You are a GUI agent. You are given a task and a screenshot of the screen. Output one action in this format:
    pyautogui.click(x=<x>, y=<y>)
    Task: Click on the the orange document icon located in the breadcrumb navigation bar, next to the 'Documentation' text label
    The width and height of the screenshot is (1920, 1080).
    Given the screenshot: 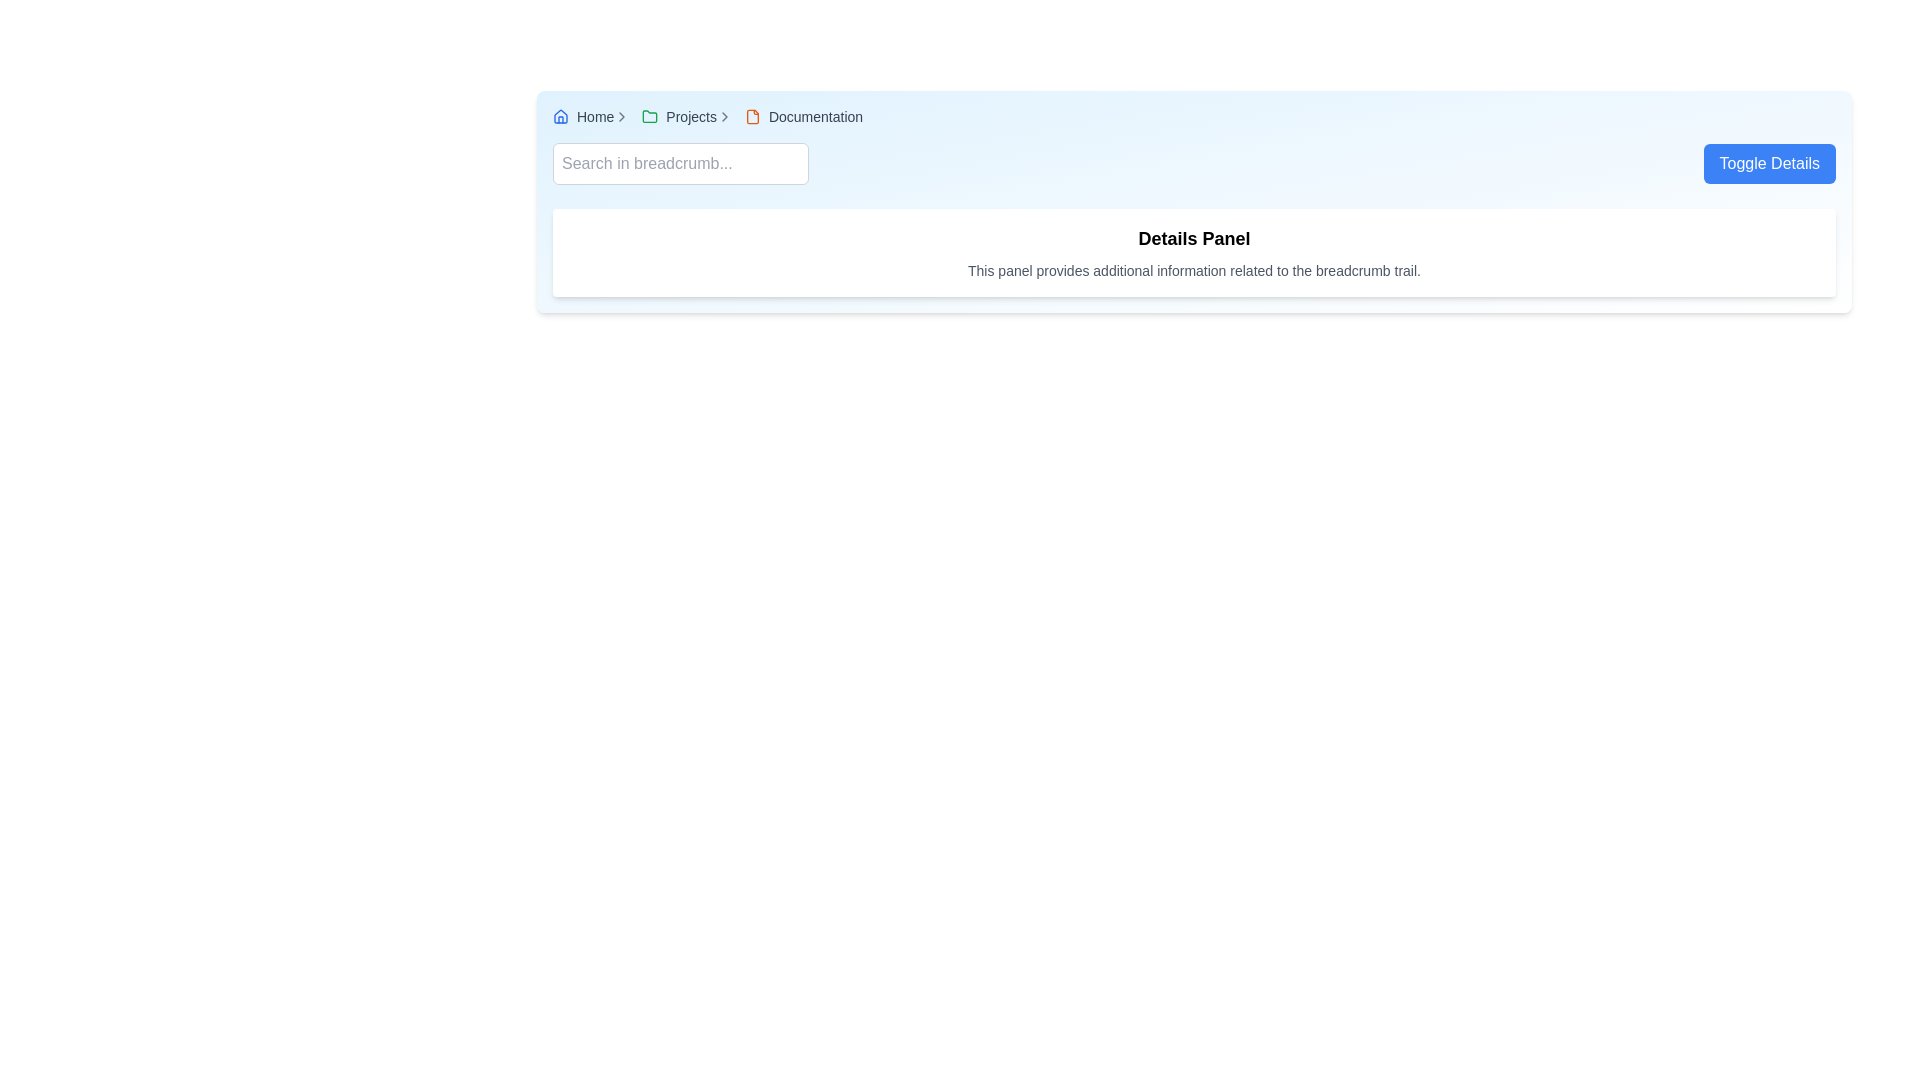 What is the action you would take?
    pyautogui.click(x=752, y=116)
    